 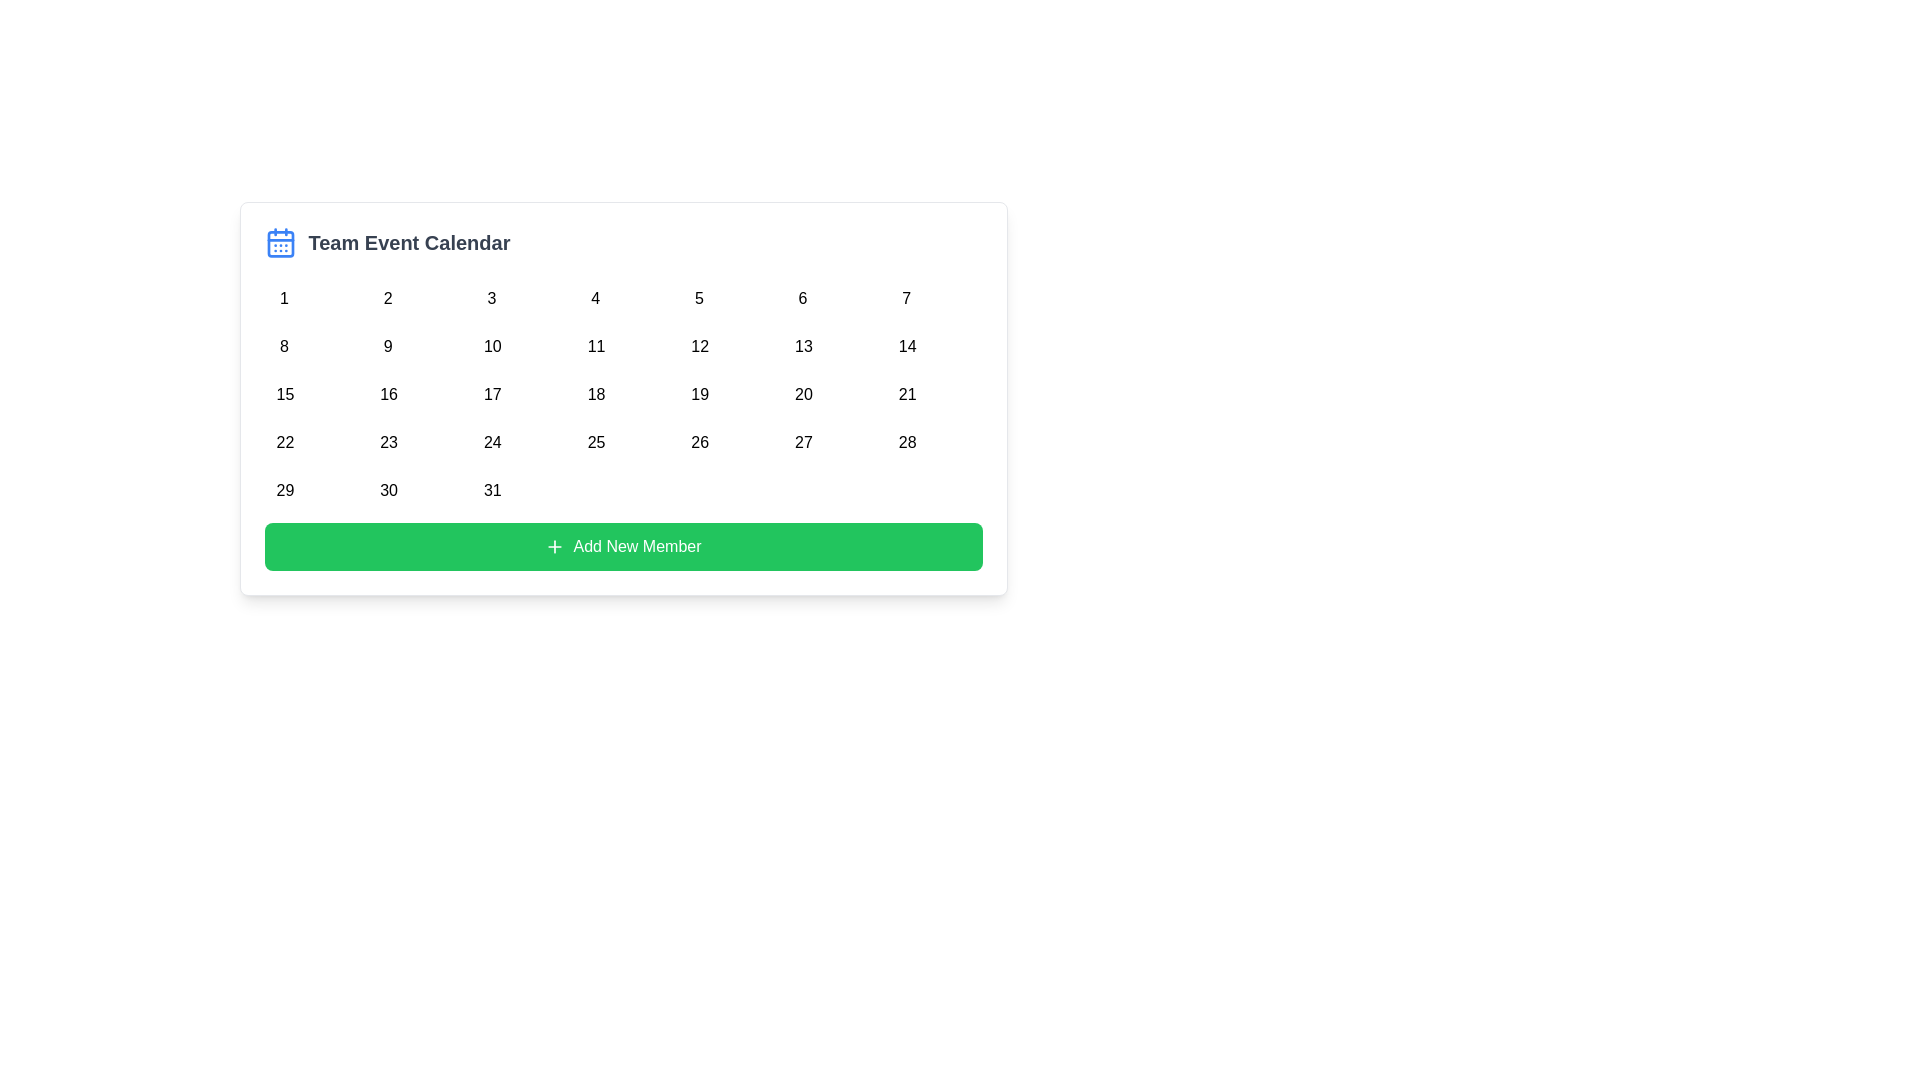 I want to click on the number in the central grid of the Team Event Calendar, so click(x=622, y=390).